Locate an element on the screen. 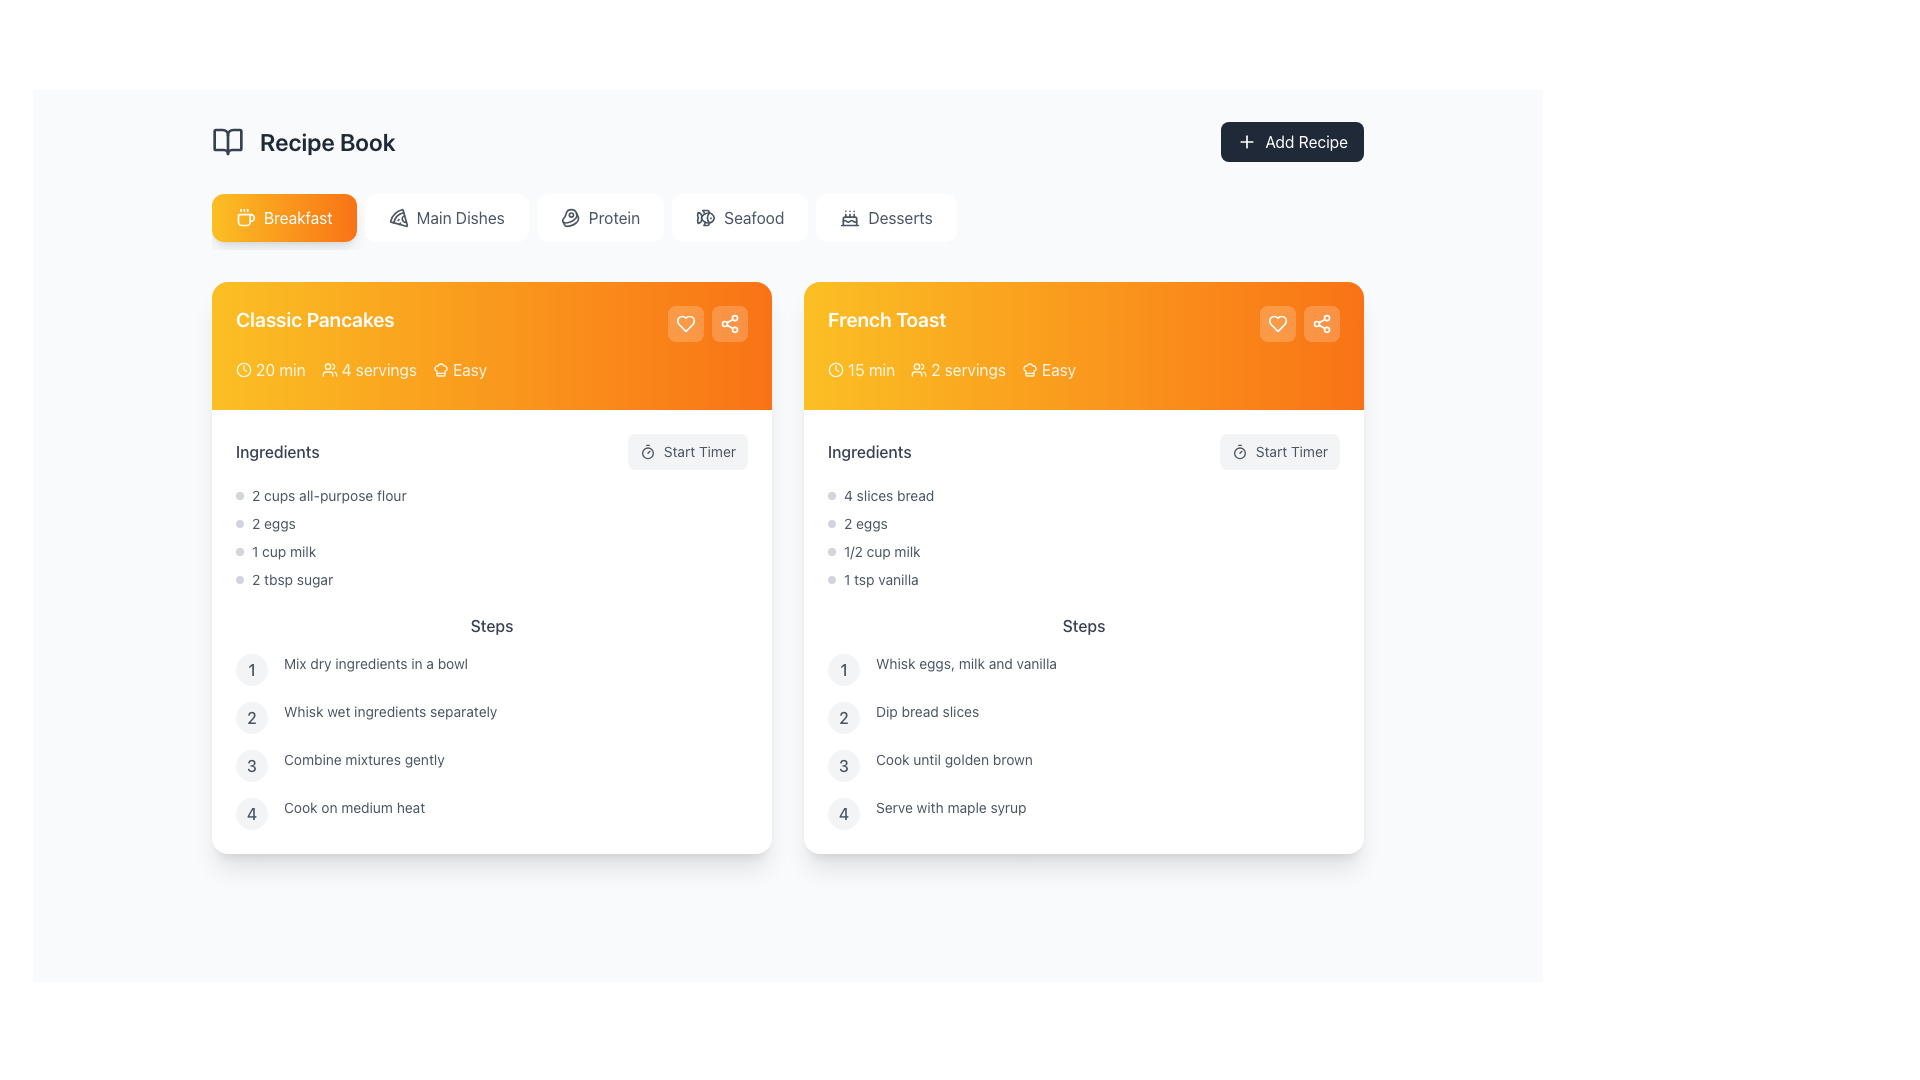  the text label displaying 'Recipe Book' that is styled in a large, bold, dark color and is aligned to the right of a book icon in the header area is located at coordinates (327, 141).